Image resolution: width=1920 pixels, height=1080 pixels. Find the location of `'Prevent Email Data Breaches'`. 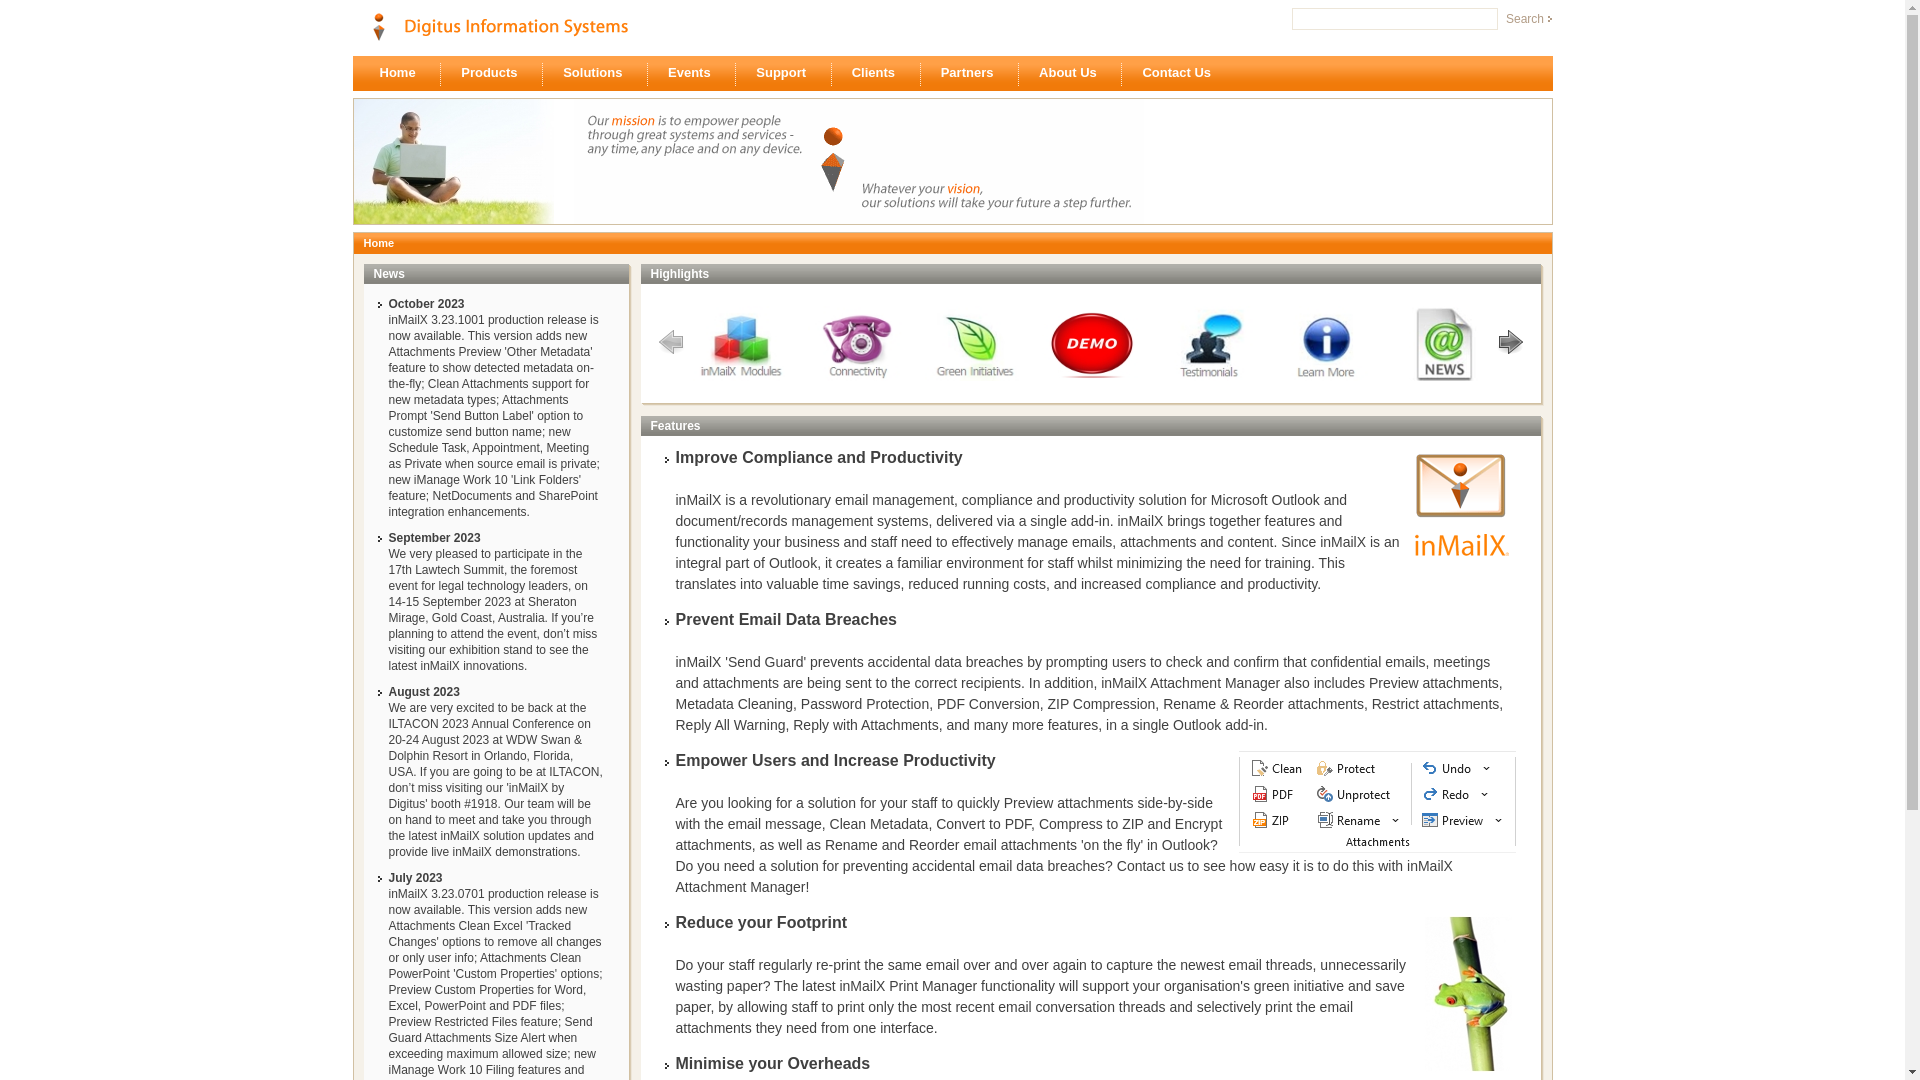

'Prevent Email Data Breaches' is located at coordinates (676, 618).